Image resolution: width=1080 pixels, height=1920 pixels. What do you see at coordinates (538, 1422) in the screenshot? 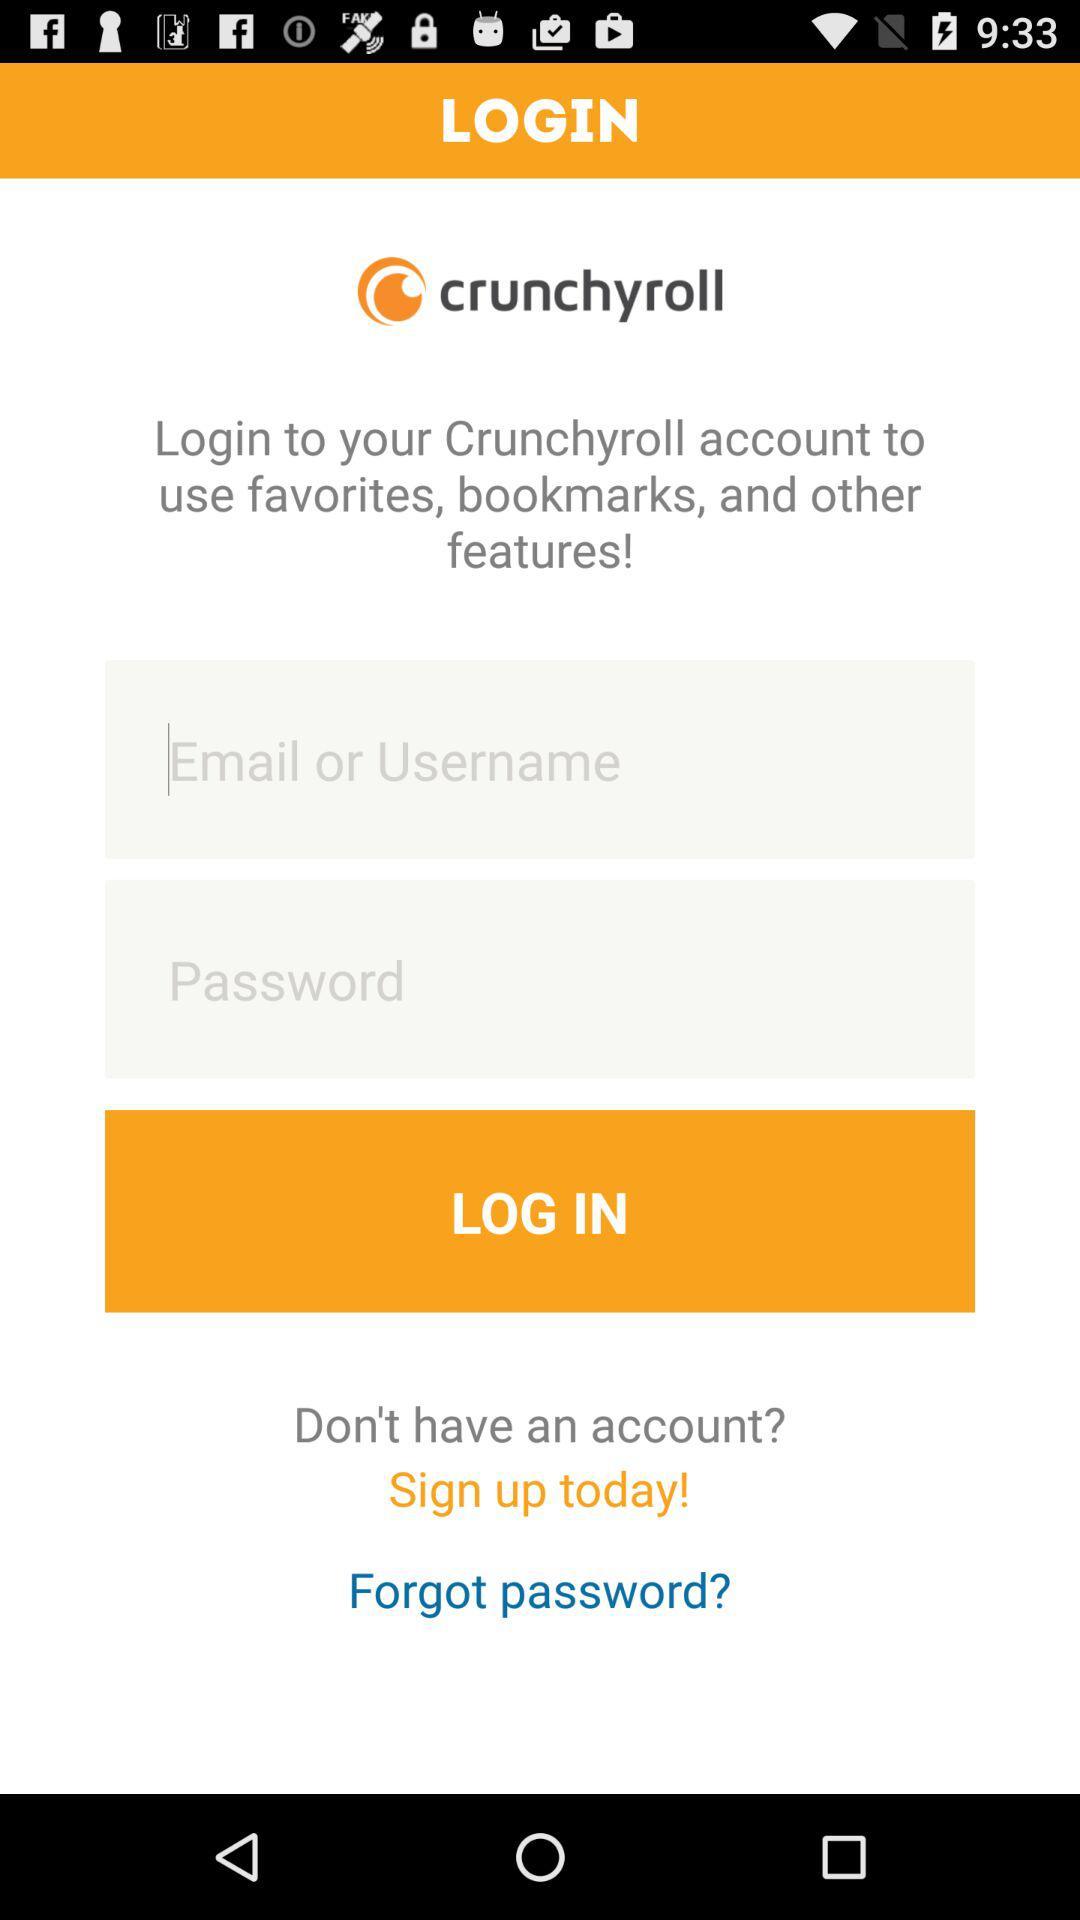
I see `don t have icon` at bounding box center [538, 1422].